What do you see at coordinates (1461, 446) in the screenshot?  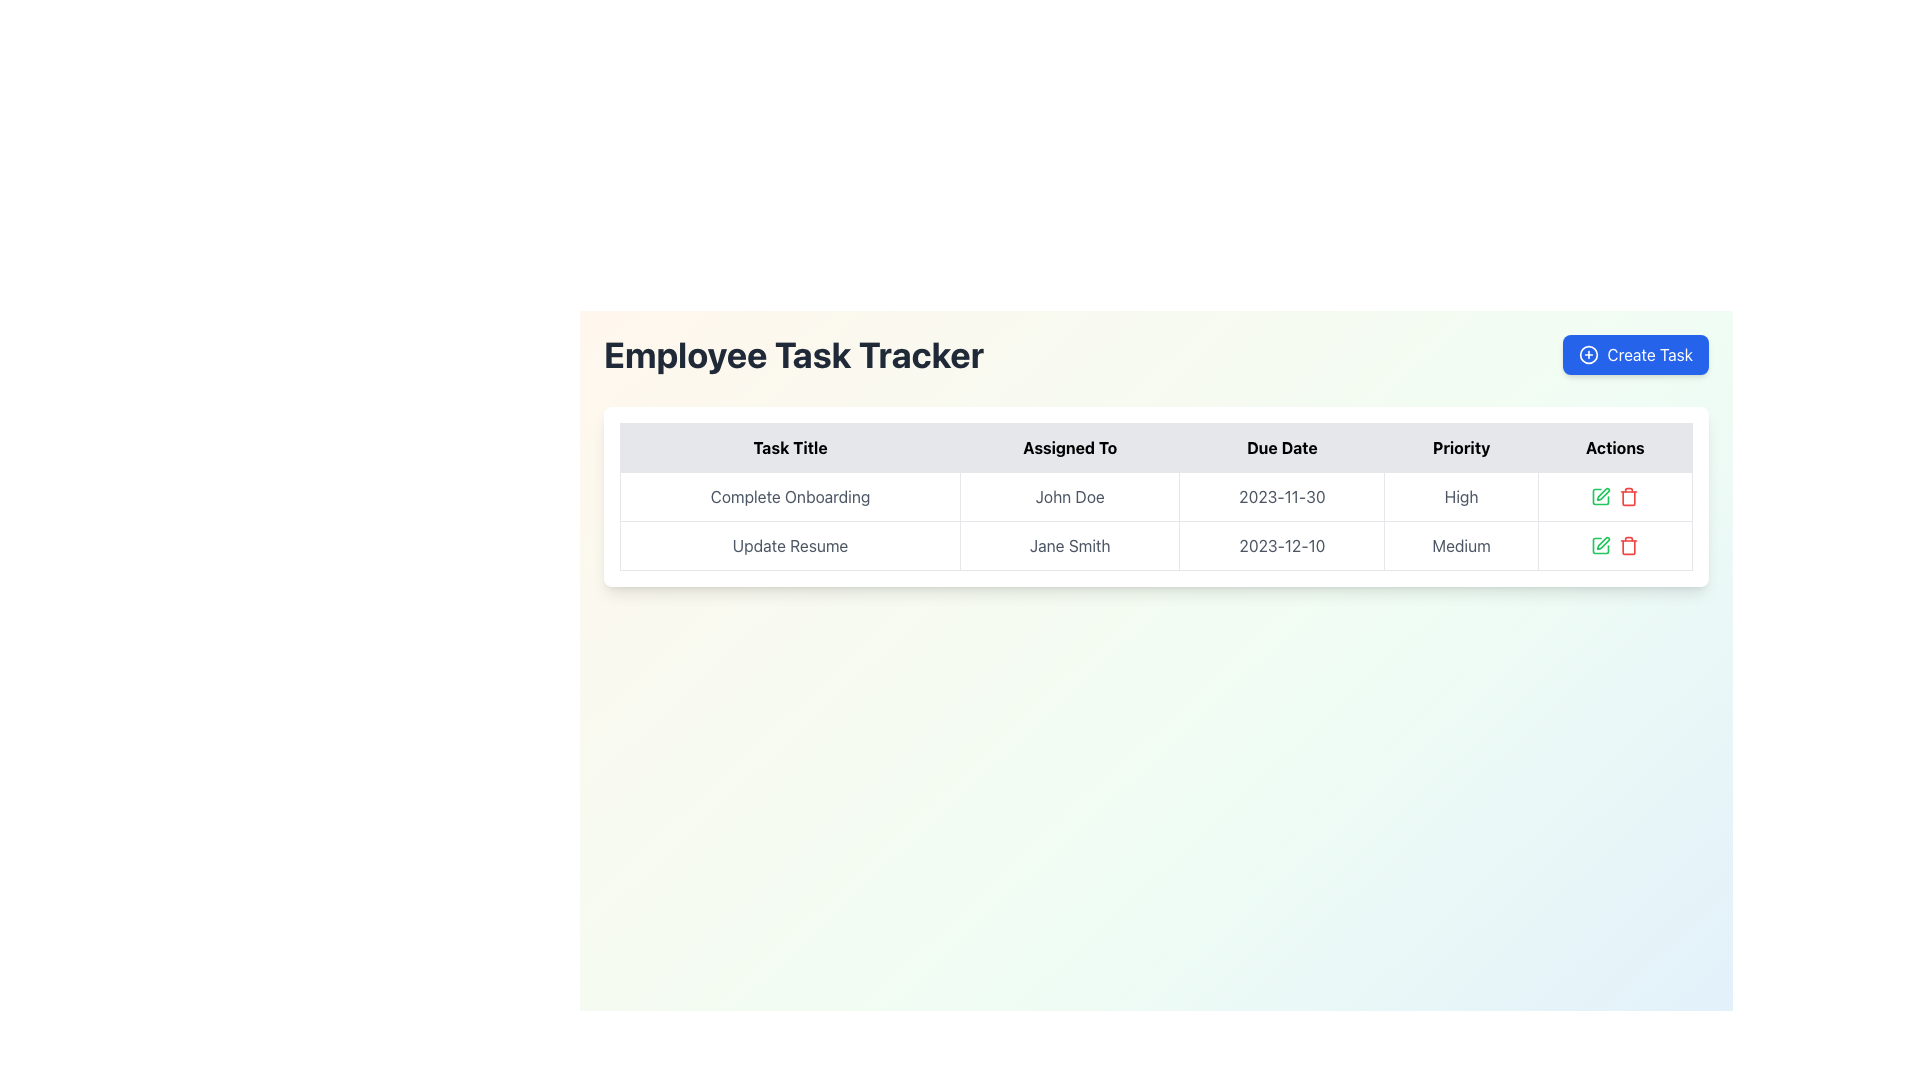 I see `the Table Header Cell labeled 'Priority' which is the fourth cell from the left in the header table, characterized by its light gray background and bold black text` at bounding box center [1461, 446].